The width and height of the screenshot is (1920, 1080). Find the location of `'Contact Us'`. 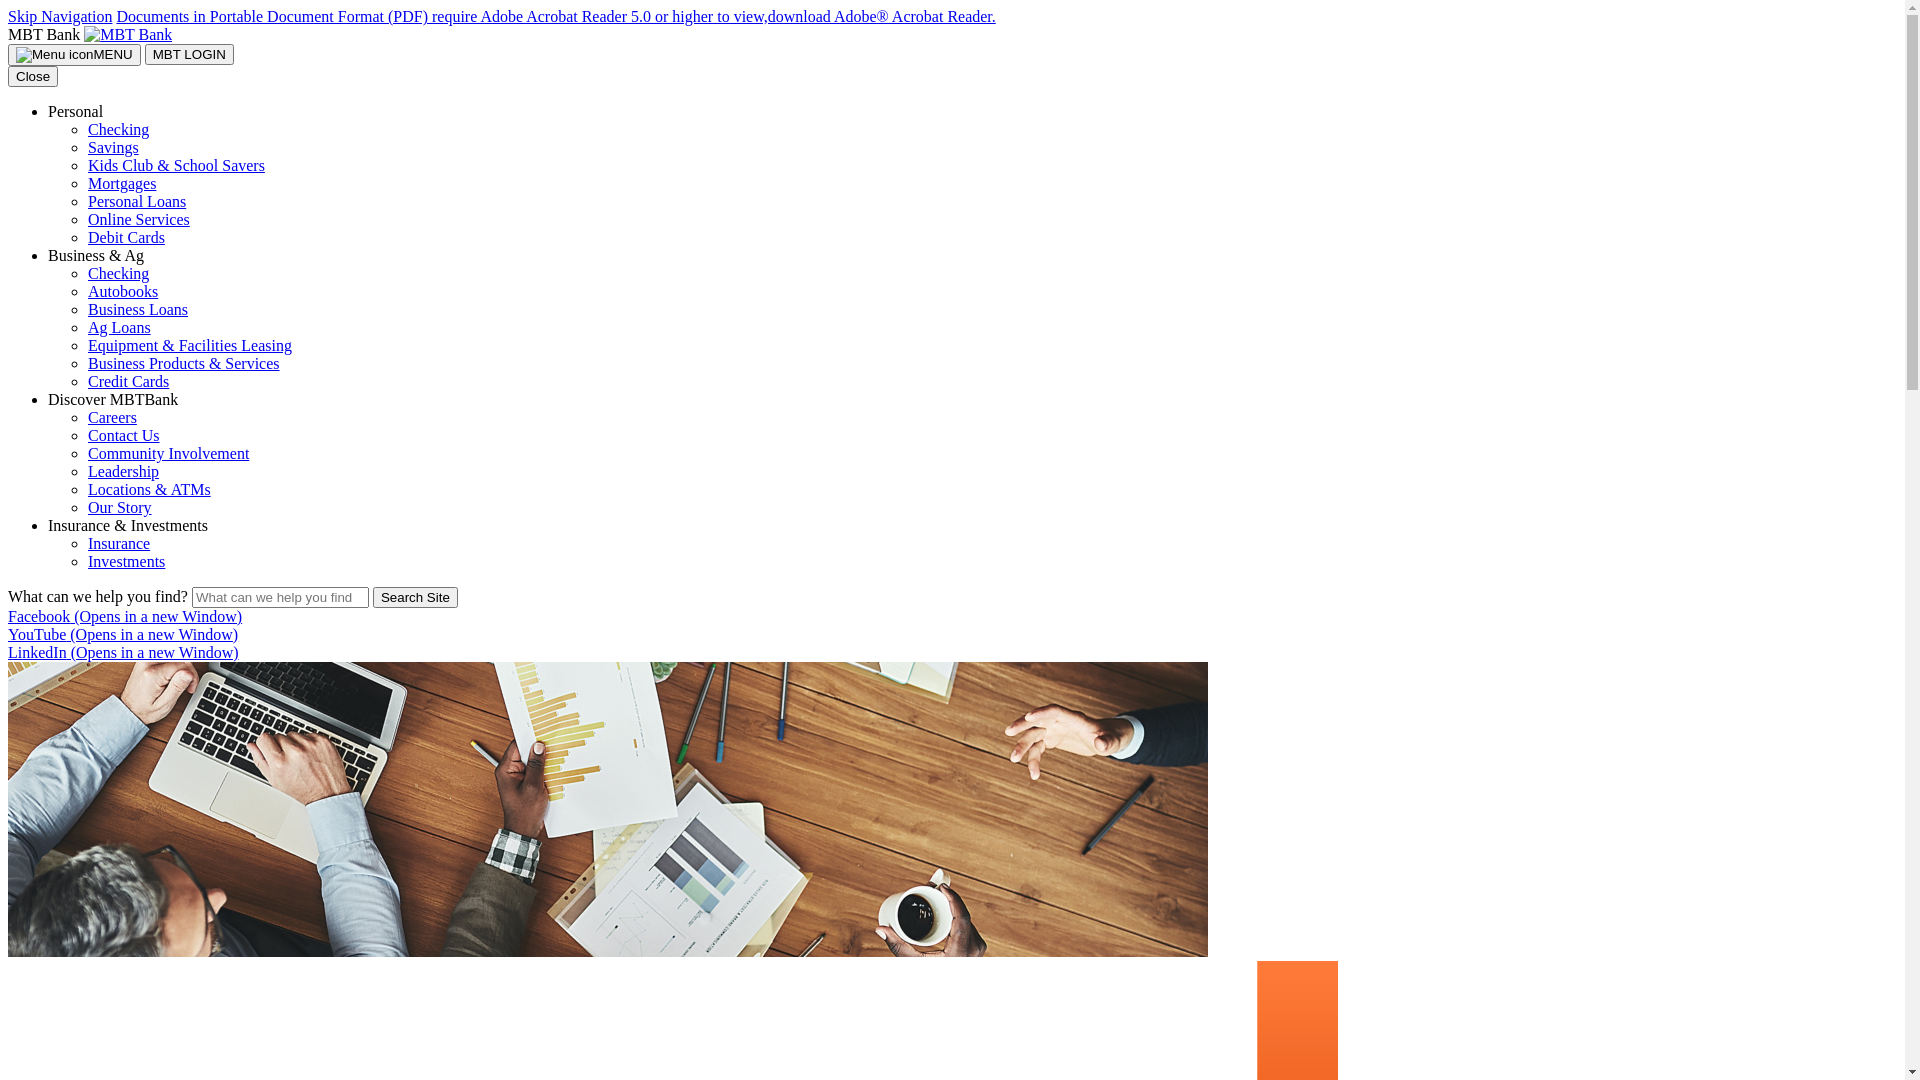

'Contact Us' is located at coordinates (86, 434).